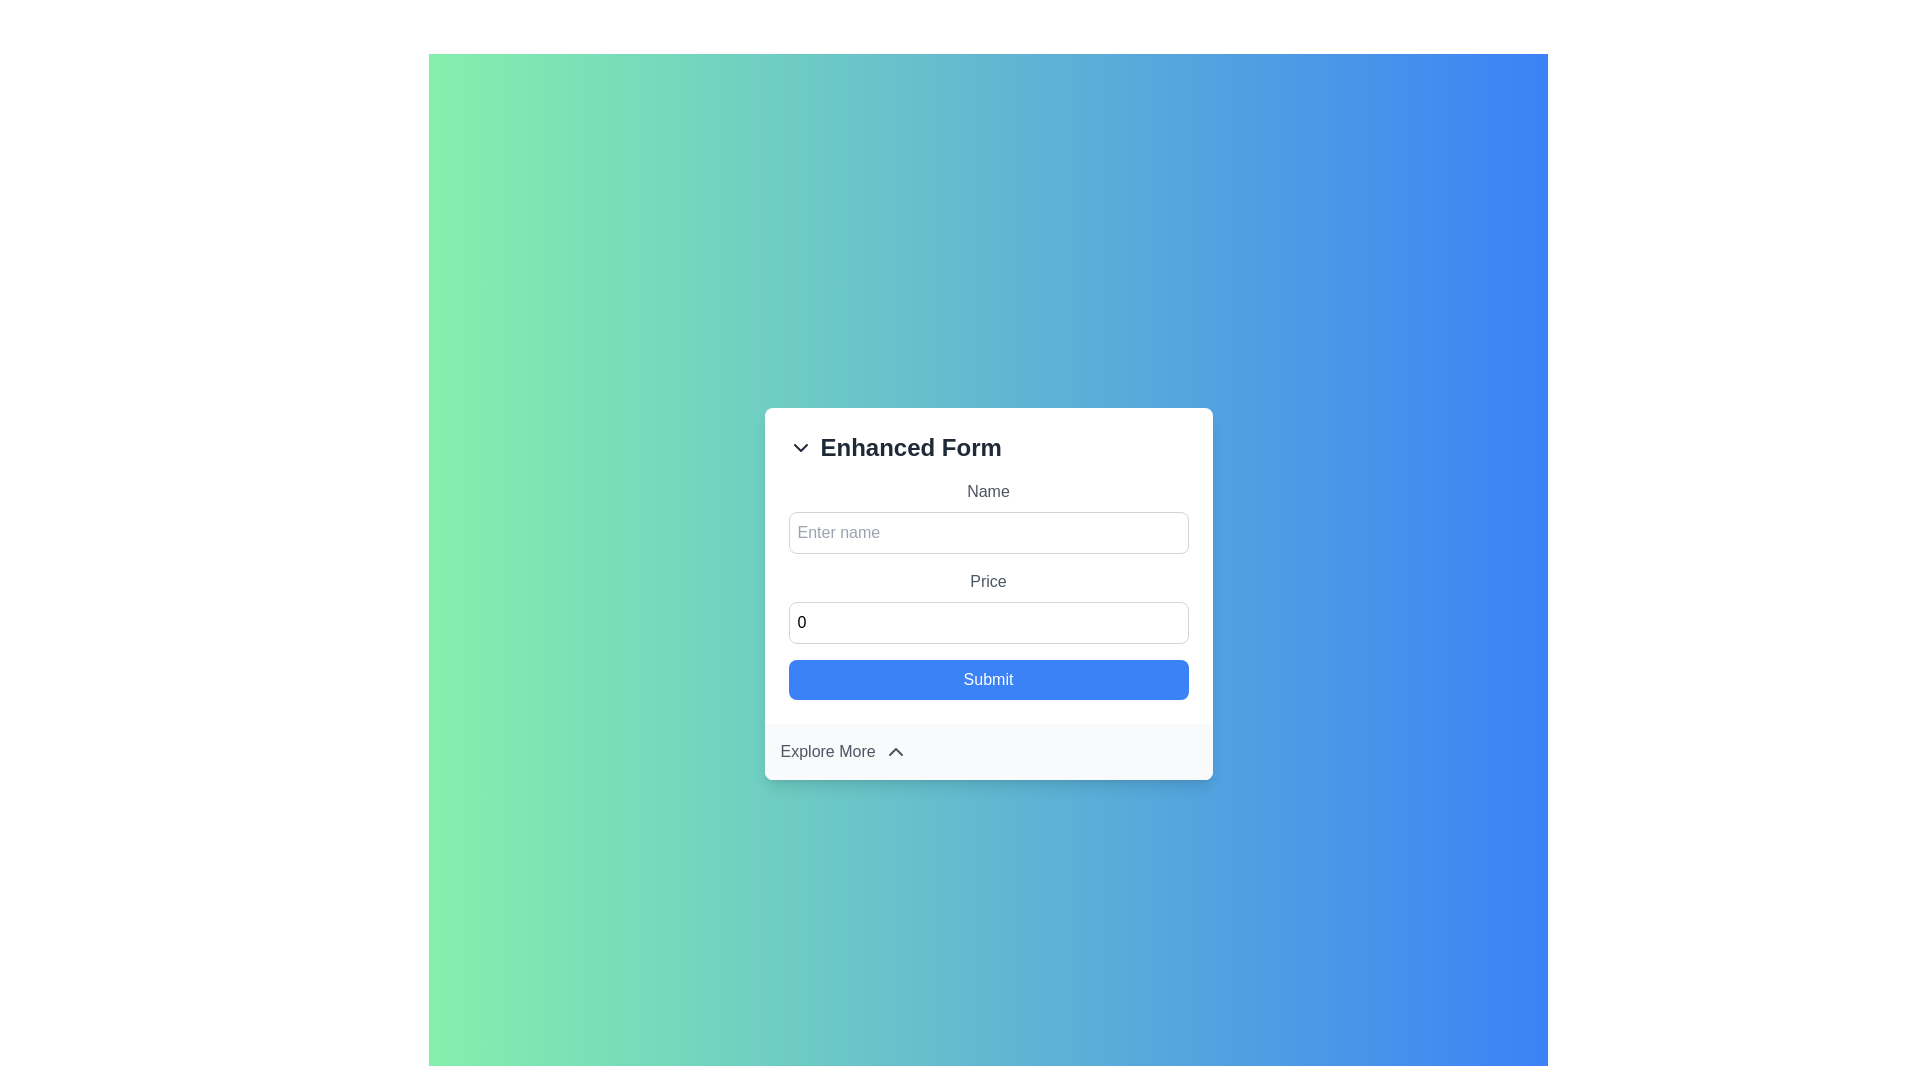  I want to click on the chevron icon located to the left of the 'Enhanced Form' text, so click(800, 446).